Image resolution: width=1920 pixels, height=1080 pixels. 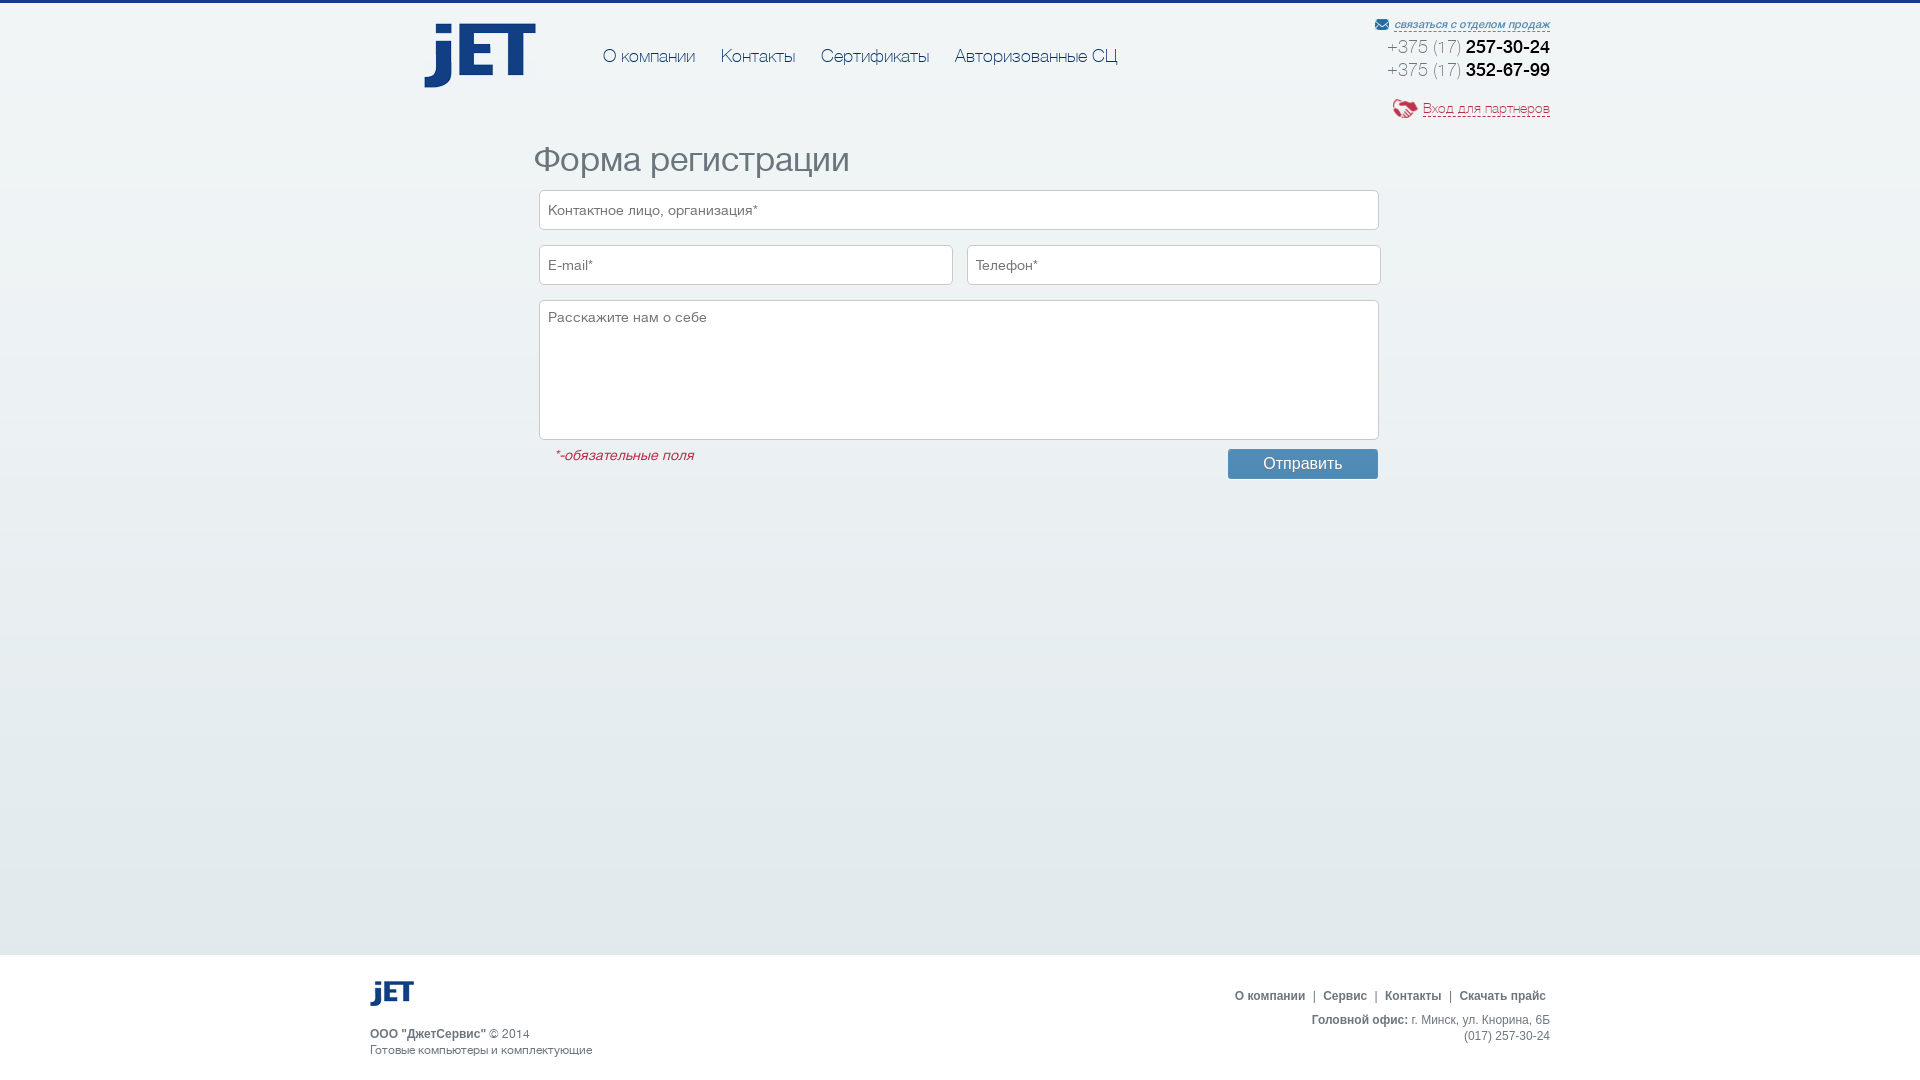 What do you see at coordinates (480, 82) in the screenshot?
I see `'JET'` at bounding box center [480, 82].